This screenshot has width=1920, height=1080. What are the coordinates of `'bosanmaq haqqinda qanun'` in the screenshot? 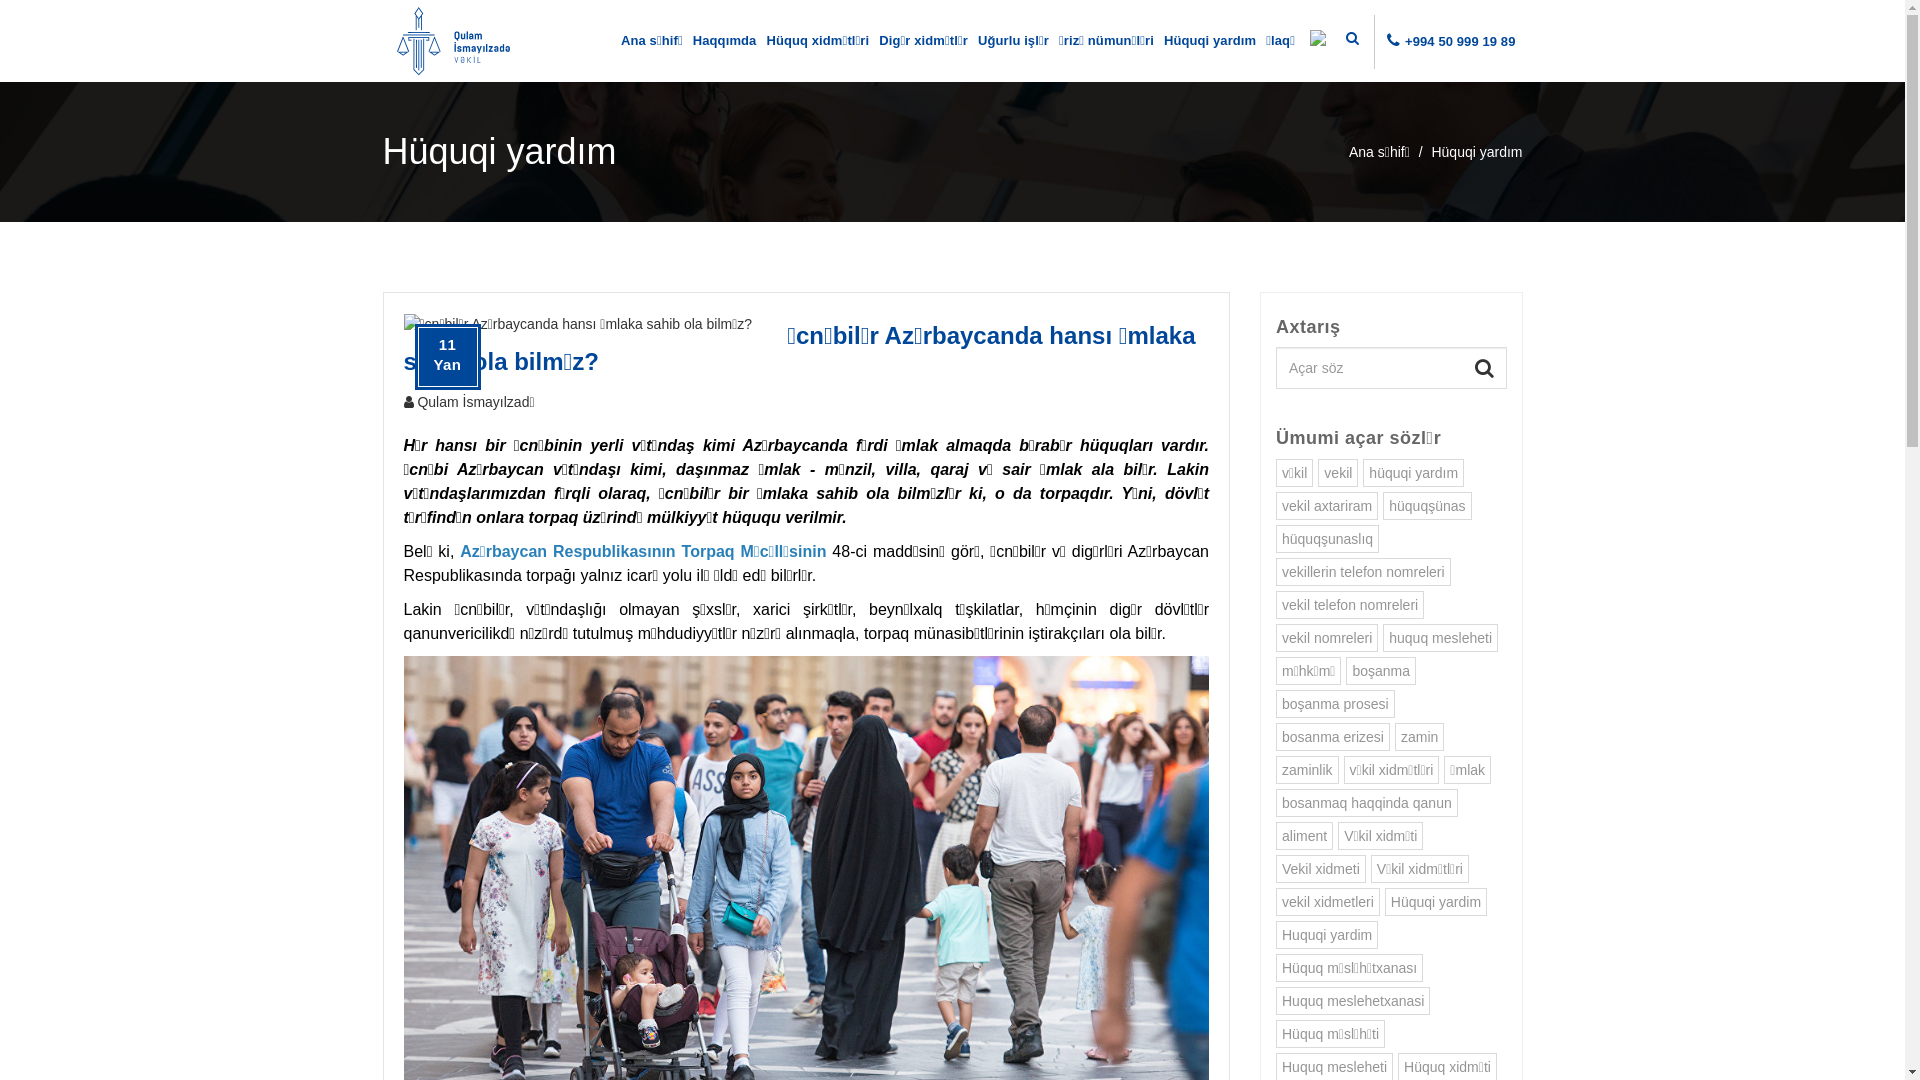 It's located at (1366, 801).